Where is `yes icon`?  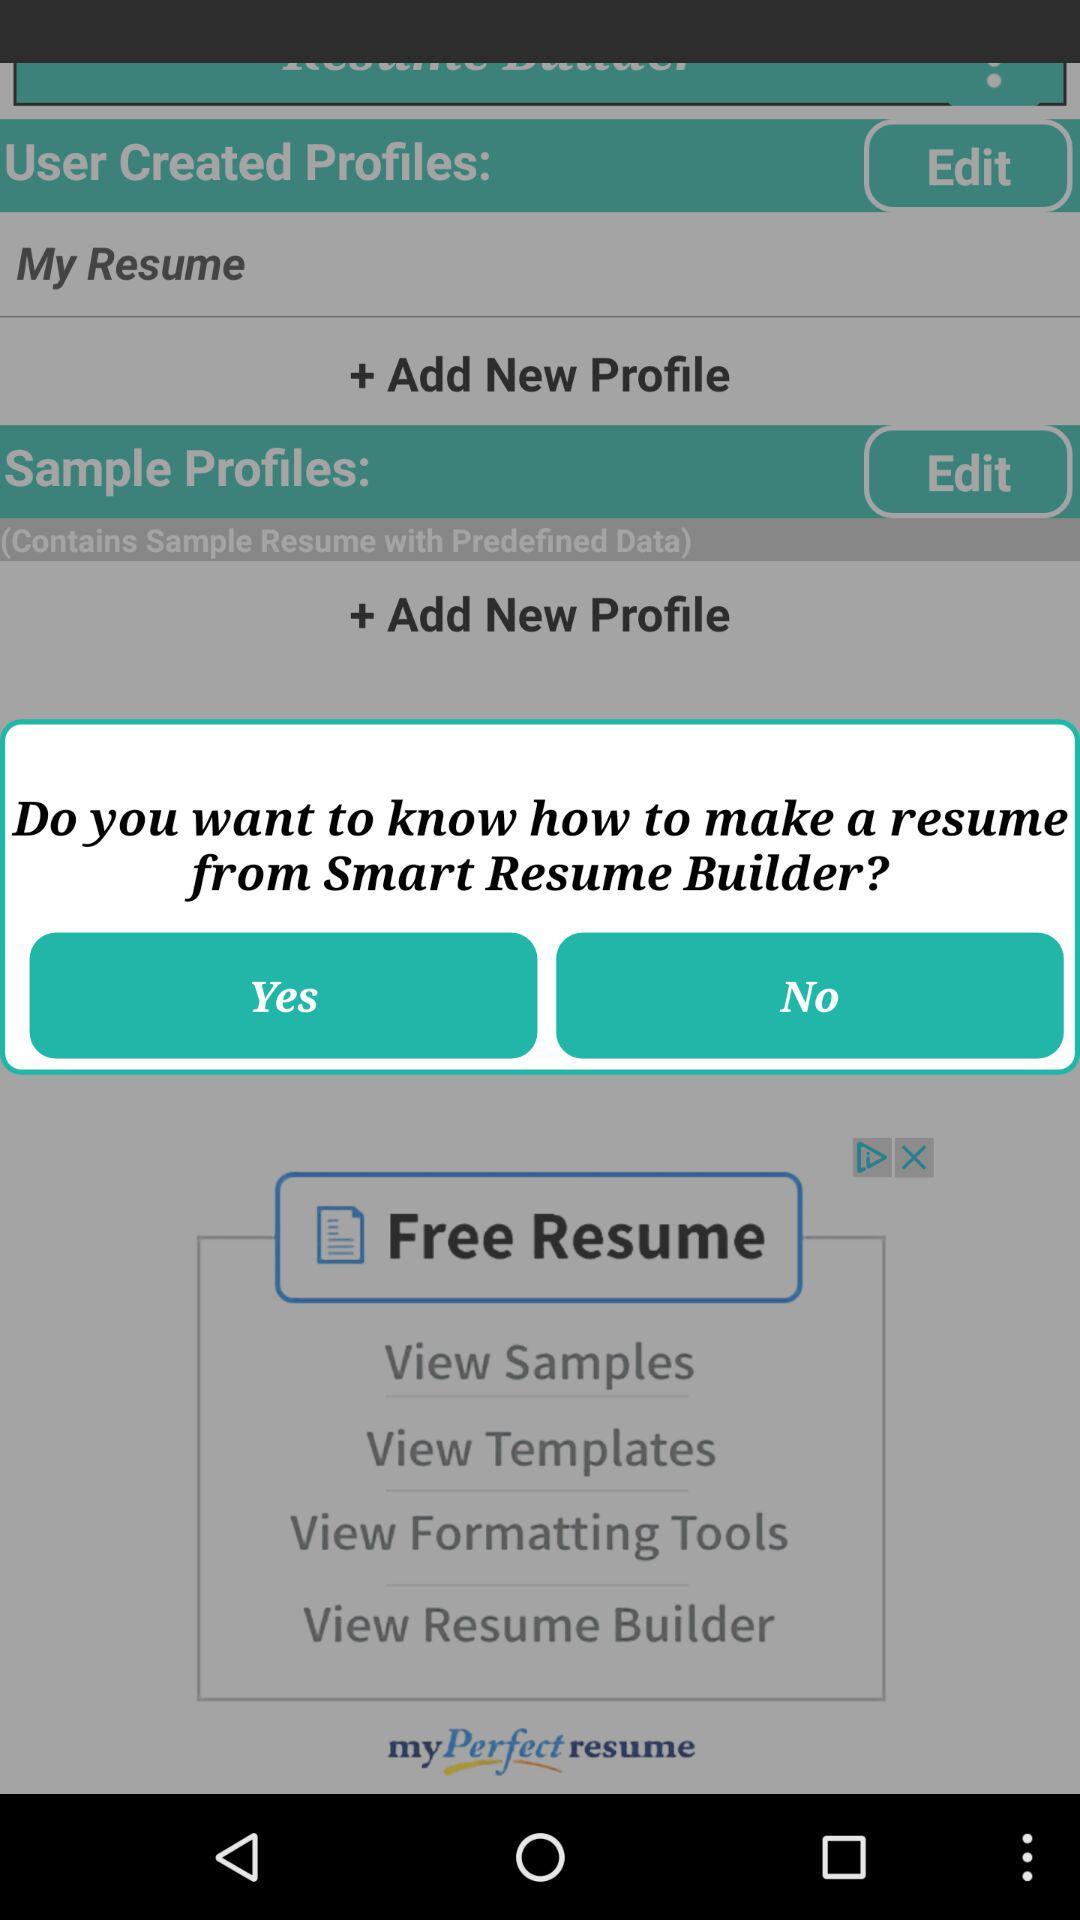
yes icon is located at coordinates (283, 995).